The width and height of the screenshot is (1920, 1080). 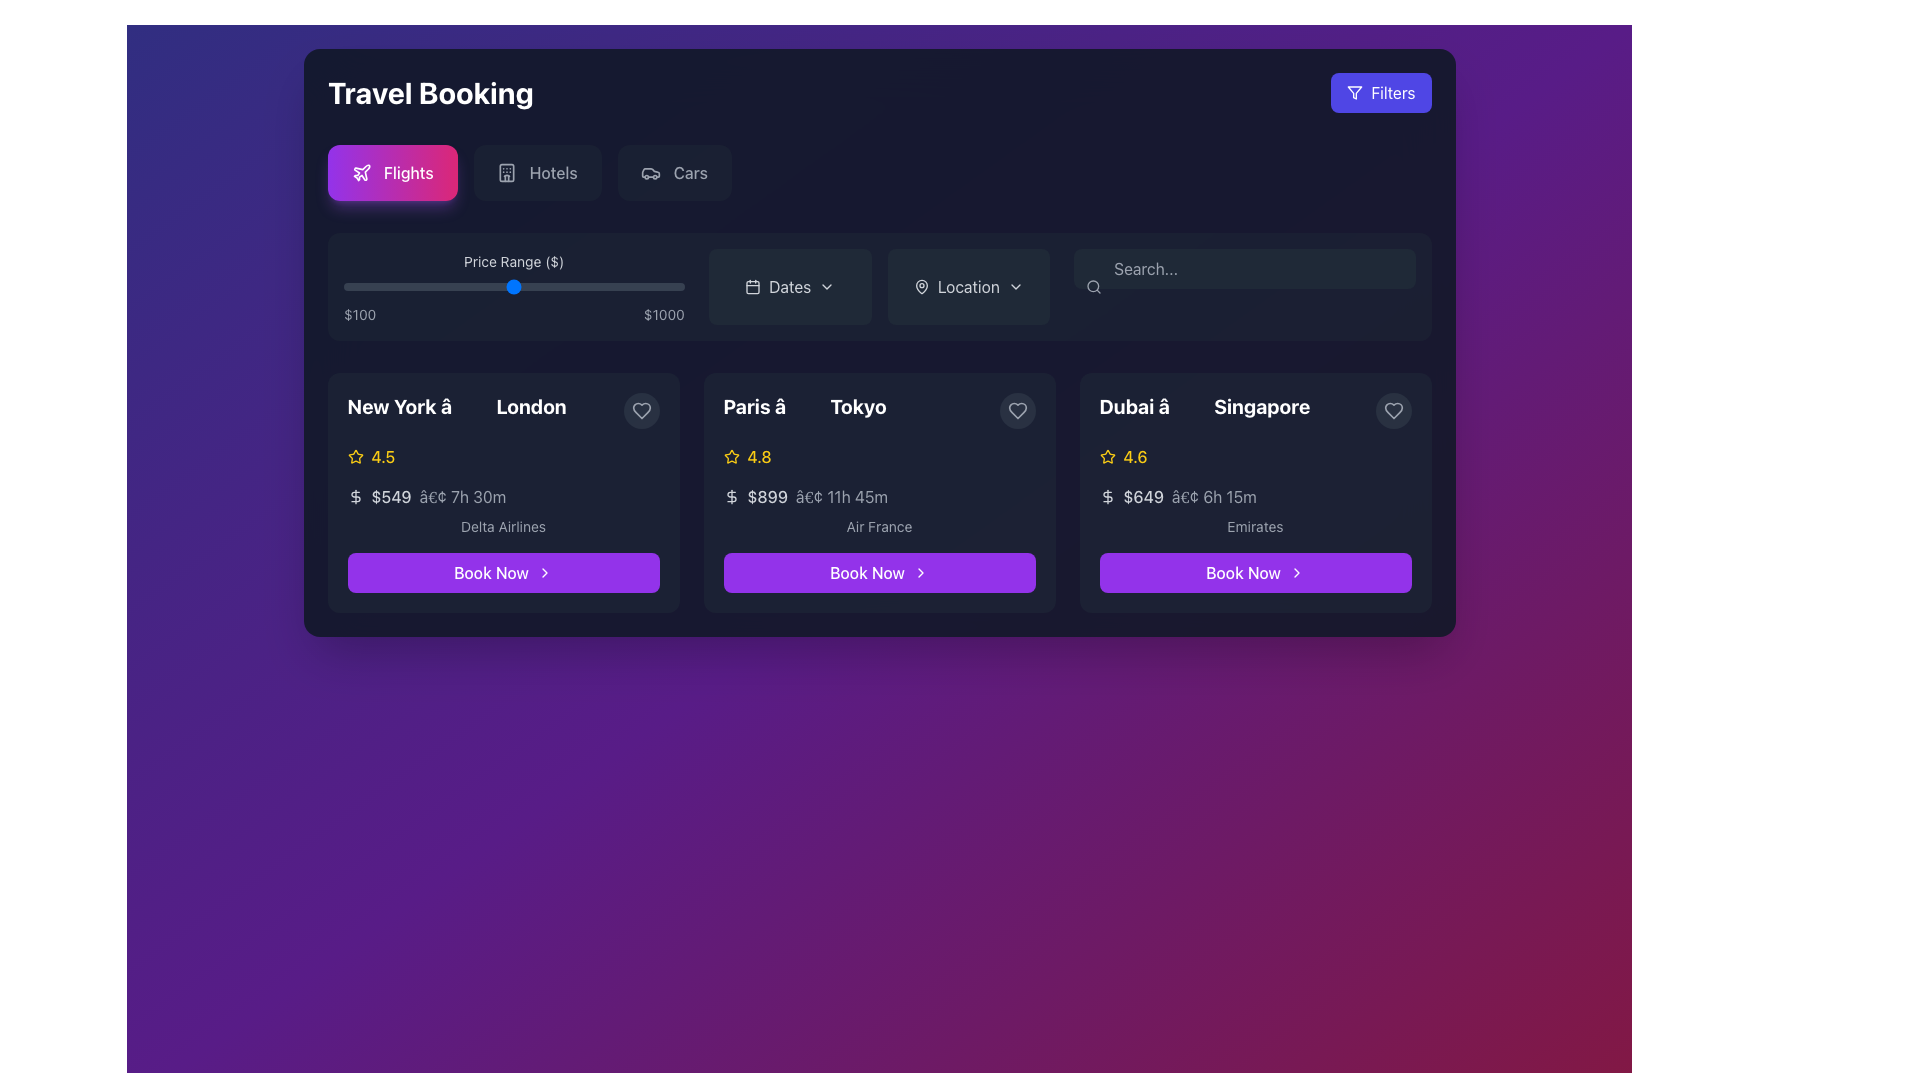 What do you see at coordinates (392, 172) in the screenshot?
I see `the rectangular button labeled 'Flights', which has a gradient background from purple to pink and an airplane icon on the left` at bounding box center [392, 172].